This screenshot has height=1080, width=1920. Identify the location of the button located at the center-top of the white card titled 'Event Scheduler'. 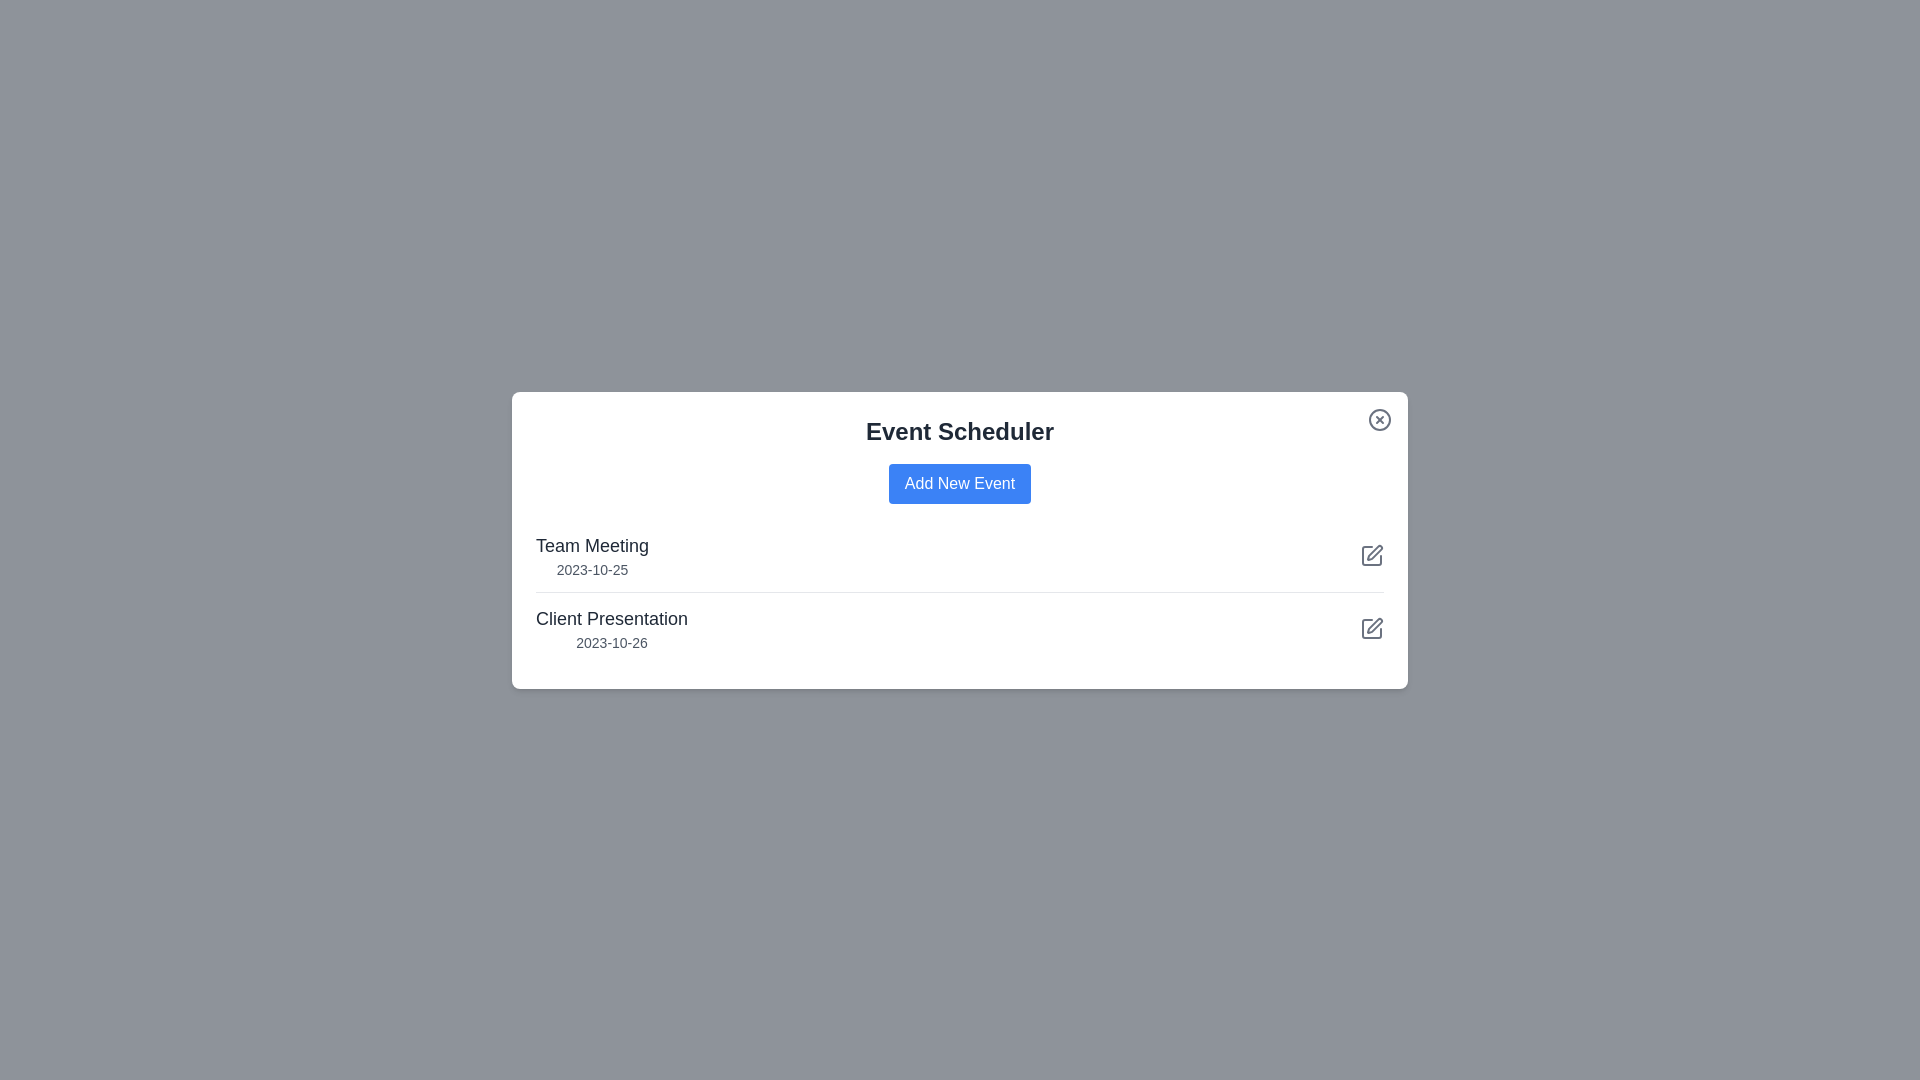
(960, 483).